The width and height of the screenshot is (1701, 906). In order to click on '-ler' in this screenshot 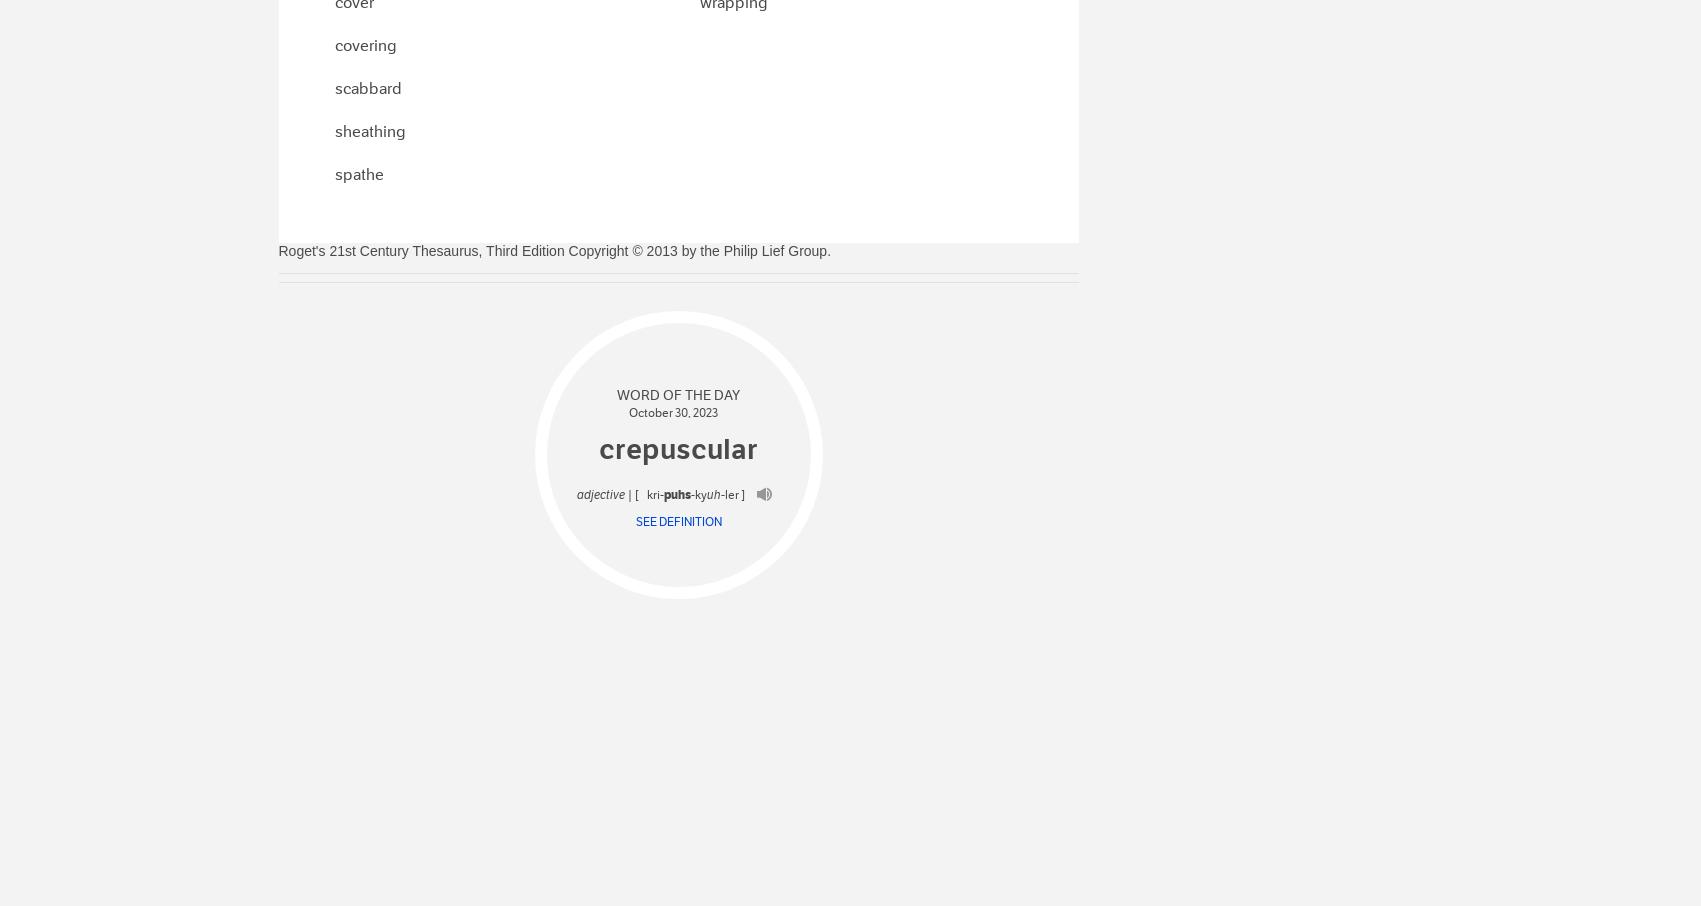, I will do `click(719, 493)`.